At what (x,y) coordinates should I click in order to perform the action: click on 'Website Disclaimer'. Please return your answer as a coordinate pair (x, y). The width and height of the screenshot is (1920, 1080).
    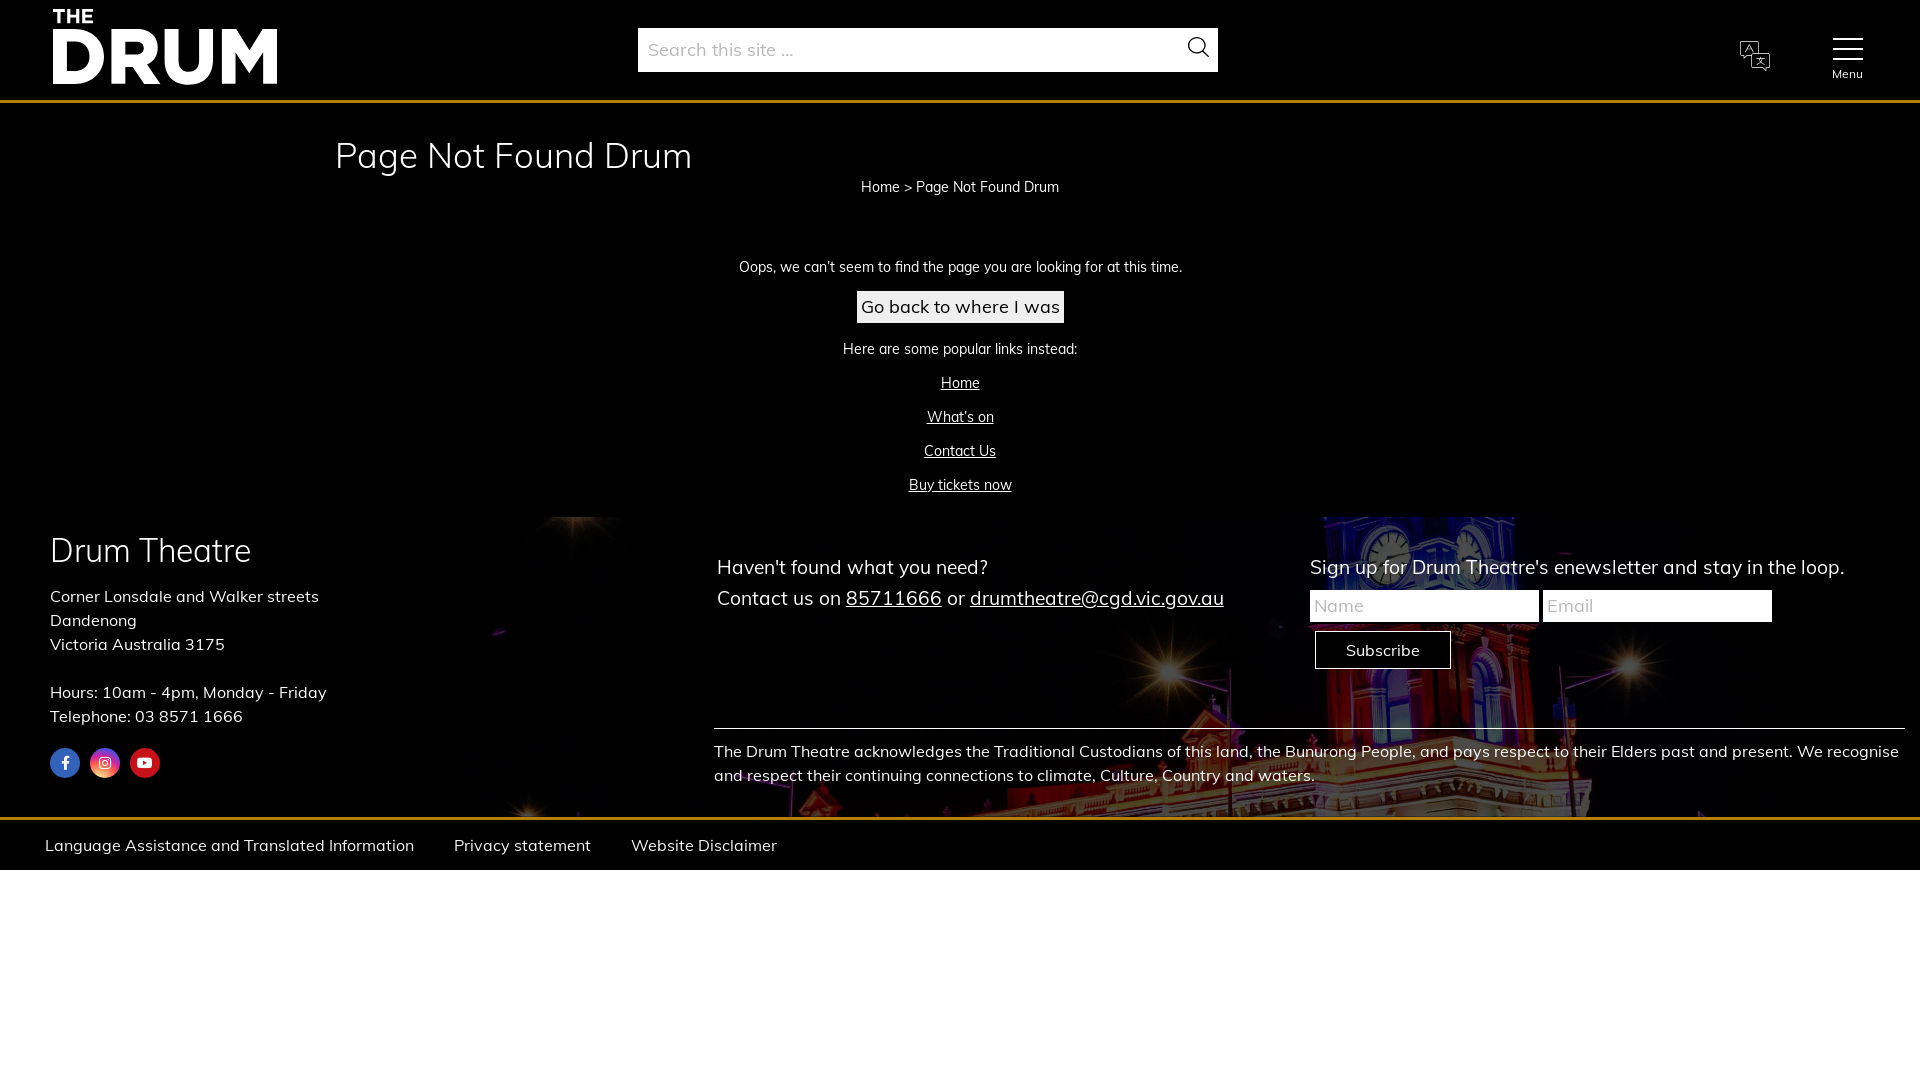
    Looking at the image, I should click on (704, 844).